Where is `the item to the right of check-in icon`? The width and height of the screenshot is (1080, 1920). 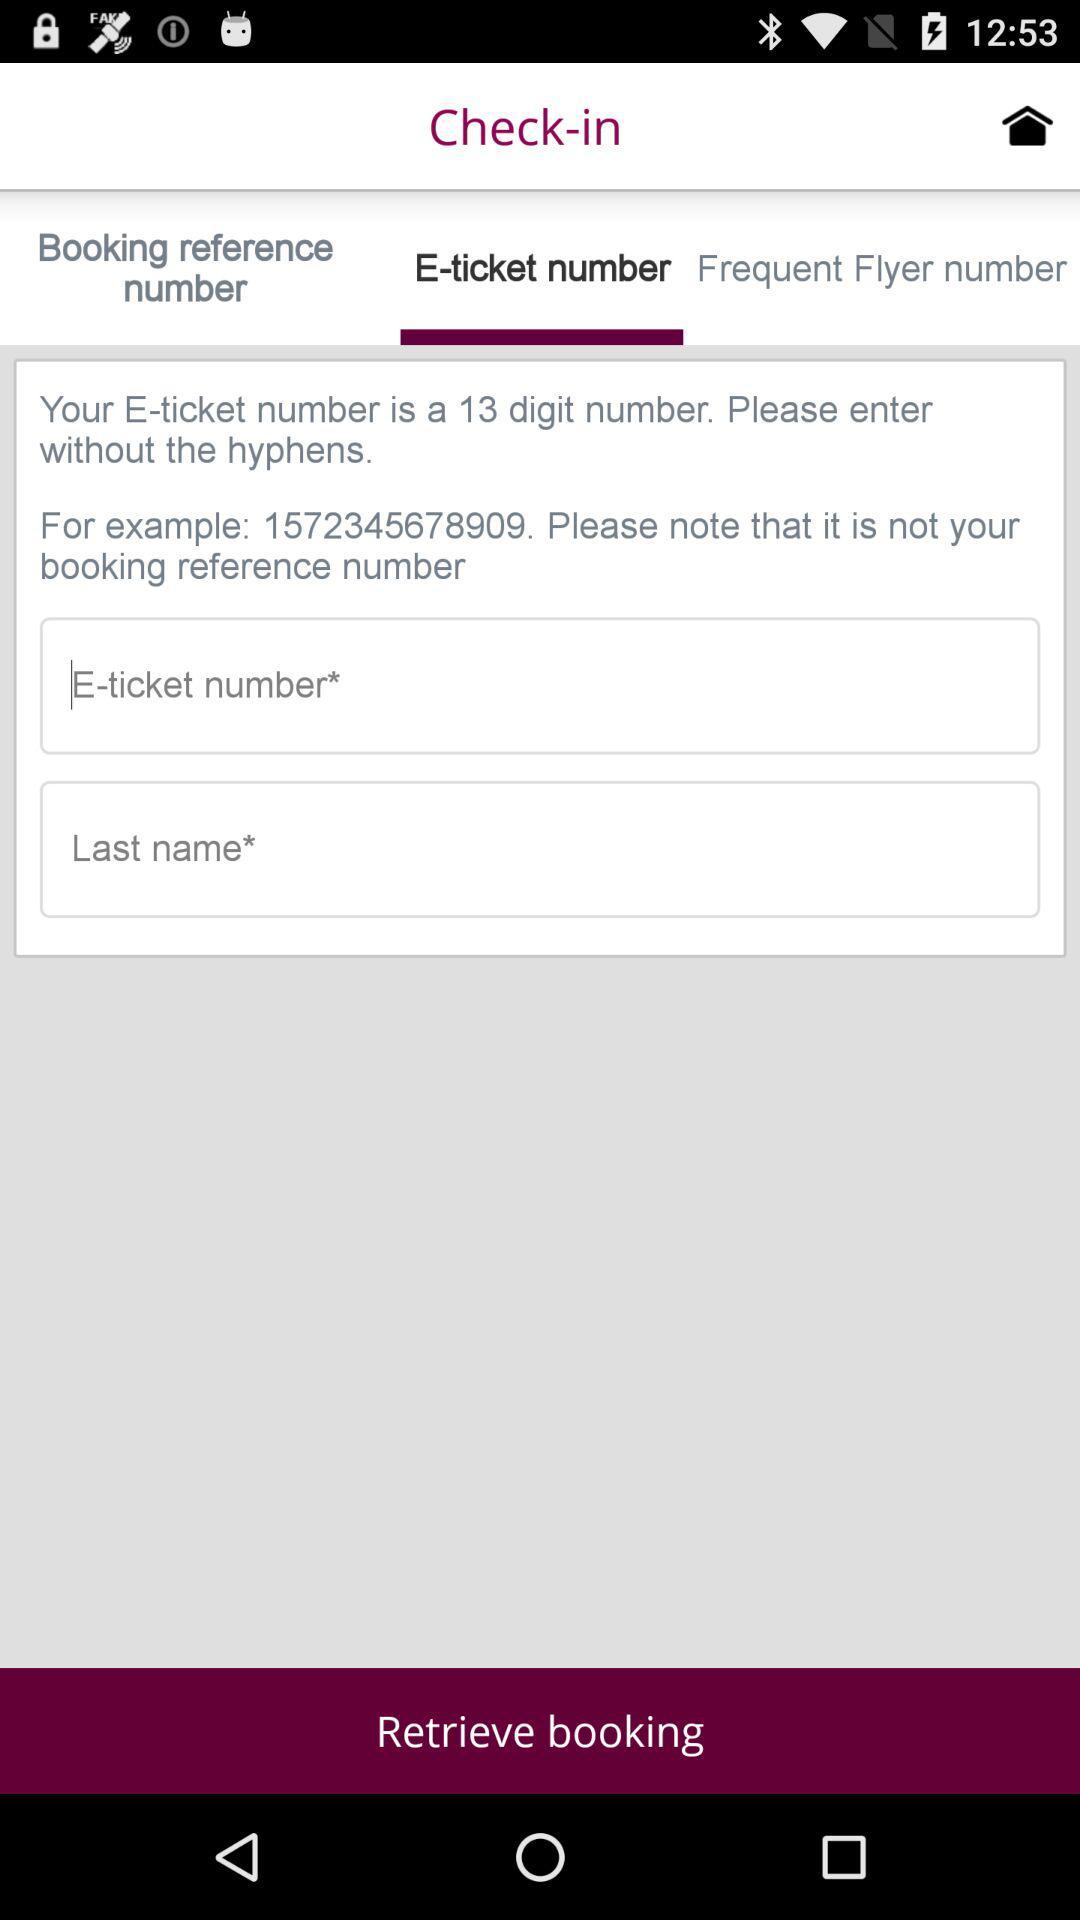 the item to the right of check-in icon is located at coordinates (1027, 124).